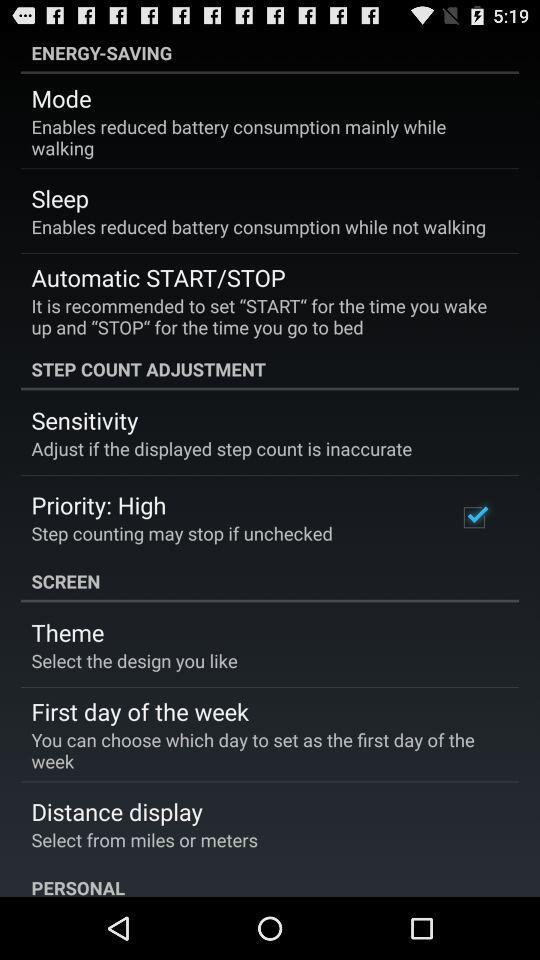 The image size is (540, 960). What do you see at coordinates (182, 532) in the screenshot?
I see `step counting may icon` at bounding box center [182, 532].